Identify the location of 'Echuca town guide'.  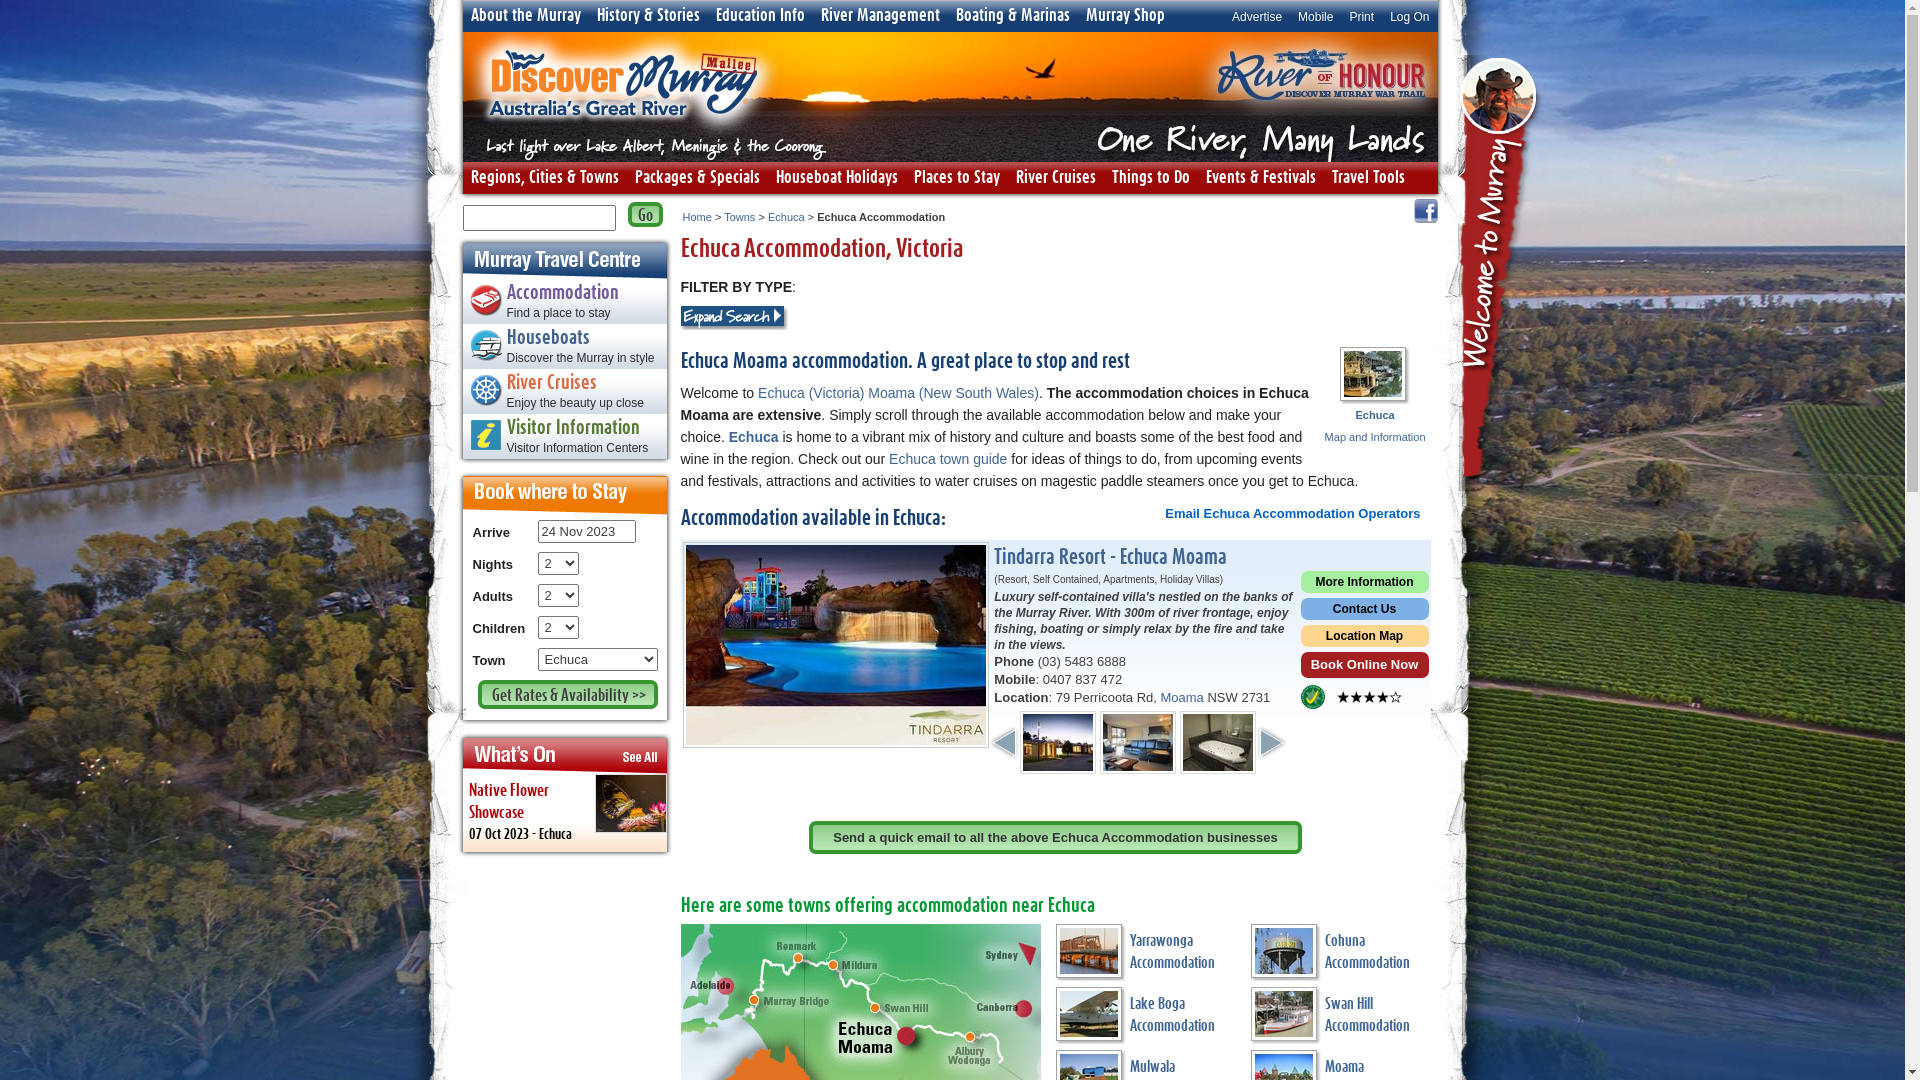
(947, 459).